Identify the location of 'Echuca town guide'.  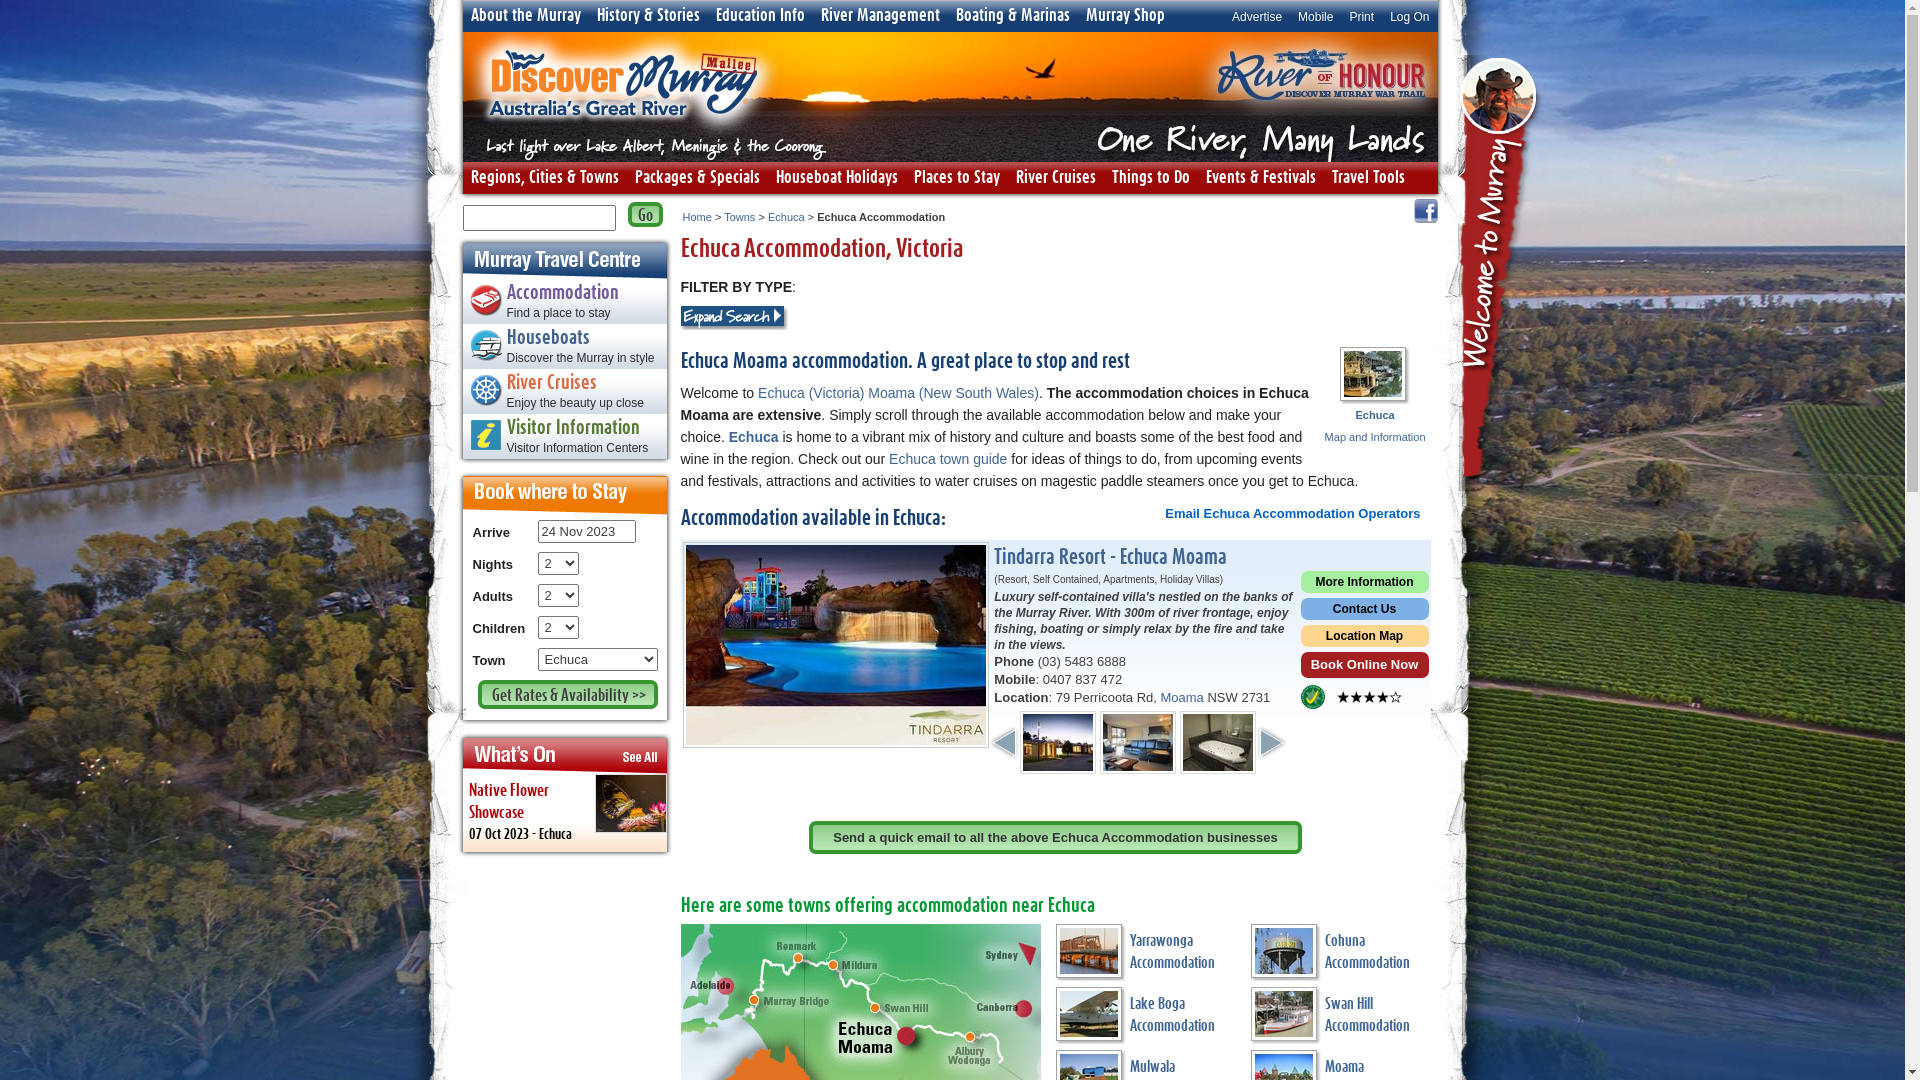
(947, 459).